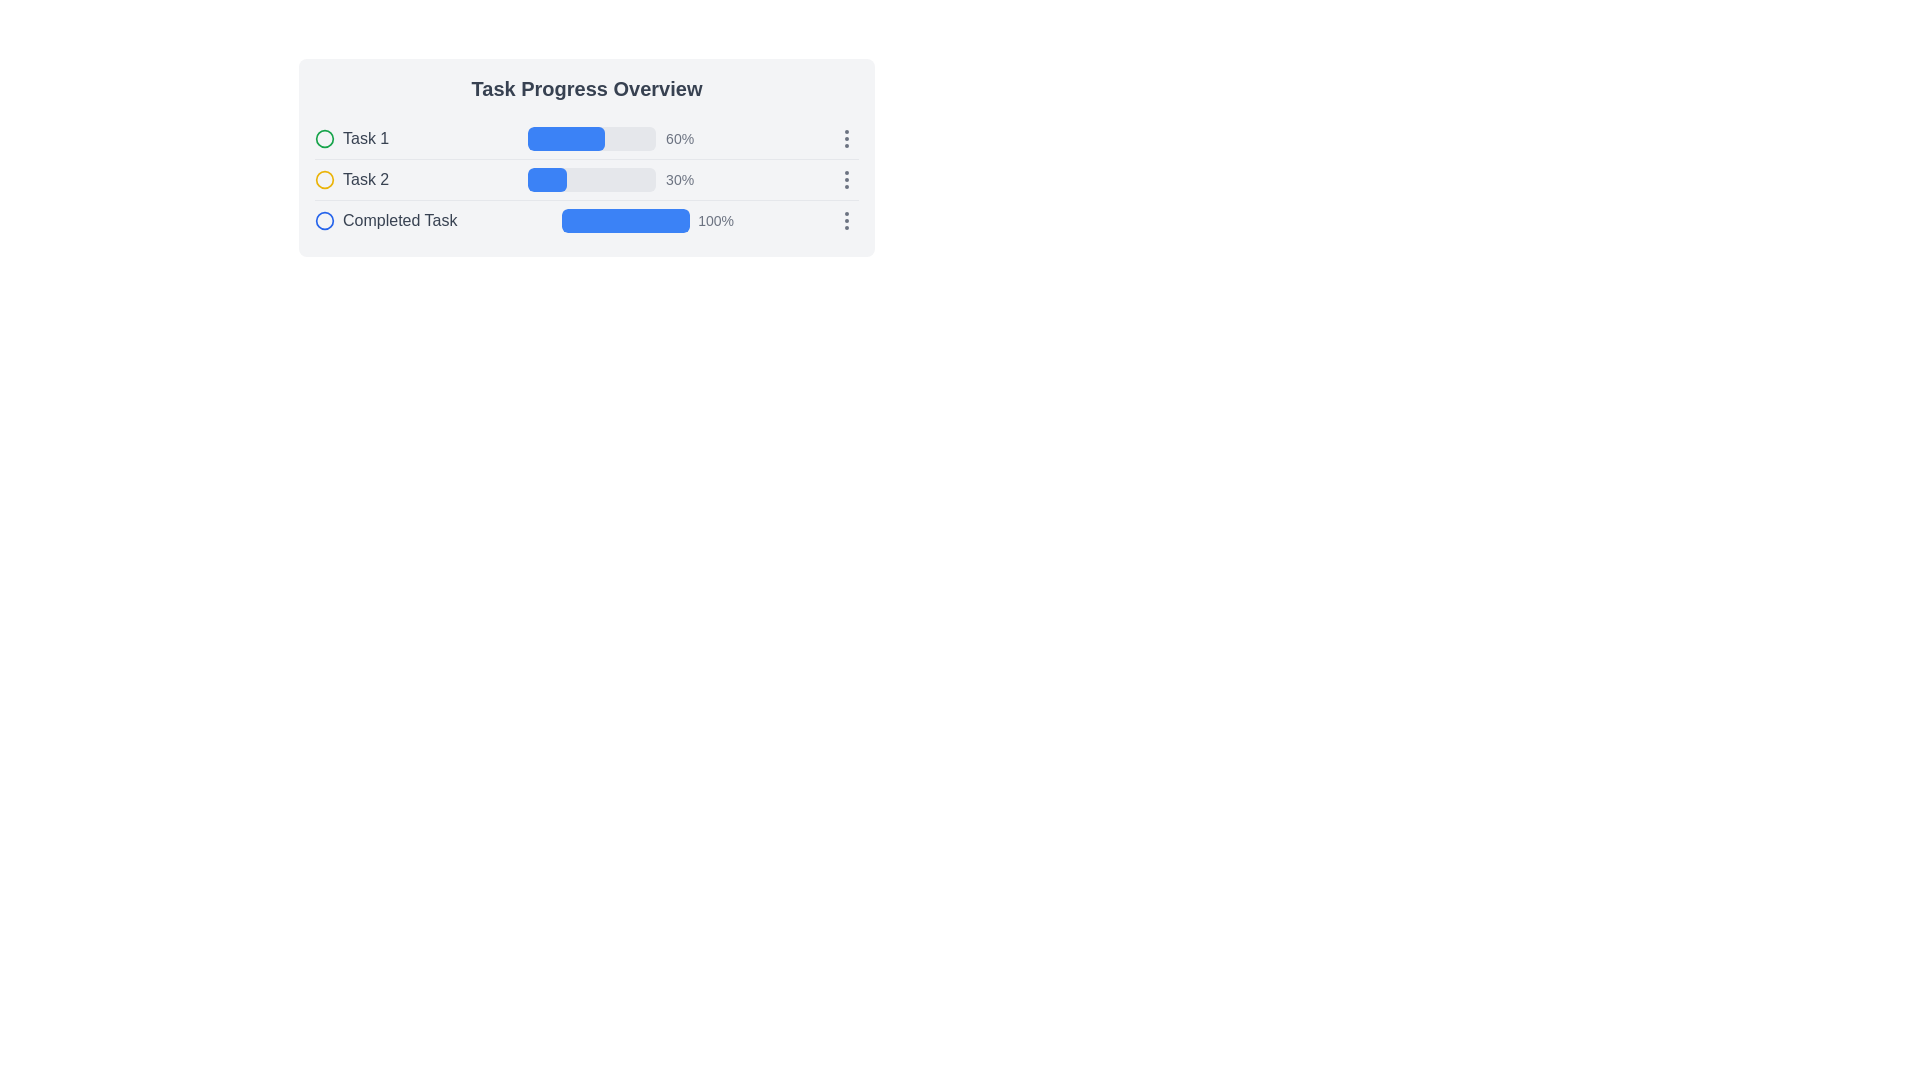  Describe the element at coordinates (846, 180) in the screenshot. I see `the vertical ellipsis icon located on the far-right side of the row associated with 'Task 2'` at that location.